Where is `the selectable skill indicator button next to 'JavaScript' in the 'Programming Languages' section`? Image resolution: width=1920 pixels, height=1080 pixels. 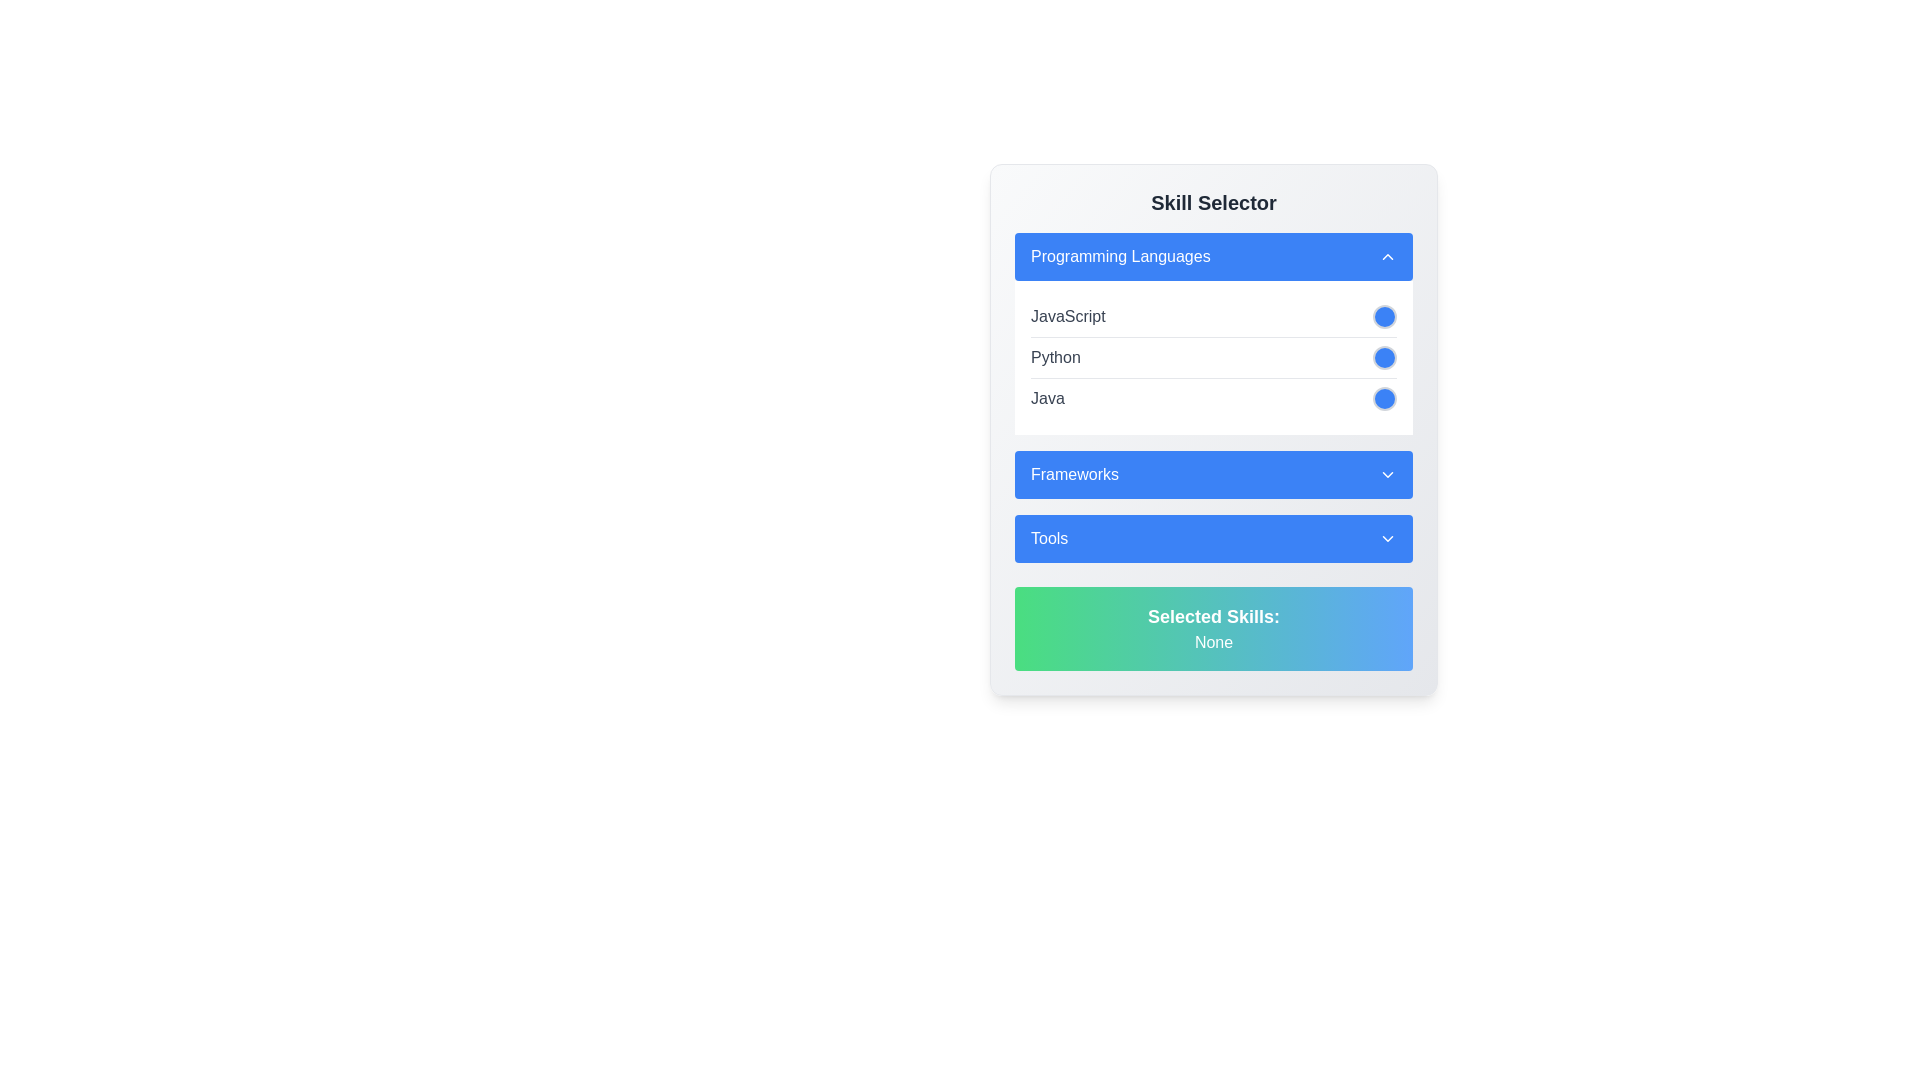 the selectable skill indicator button next to 'JavaScript' in the 'Programming Languages' section is located at coordinates (1384, 315).